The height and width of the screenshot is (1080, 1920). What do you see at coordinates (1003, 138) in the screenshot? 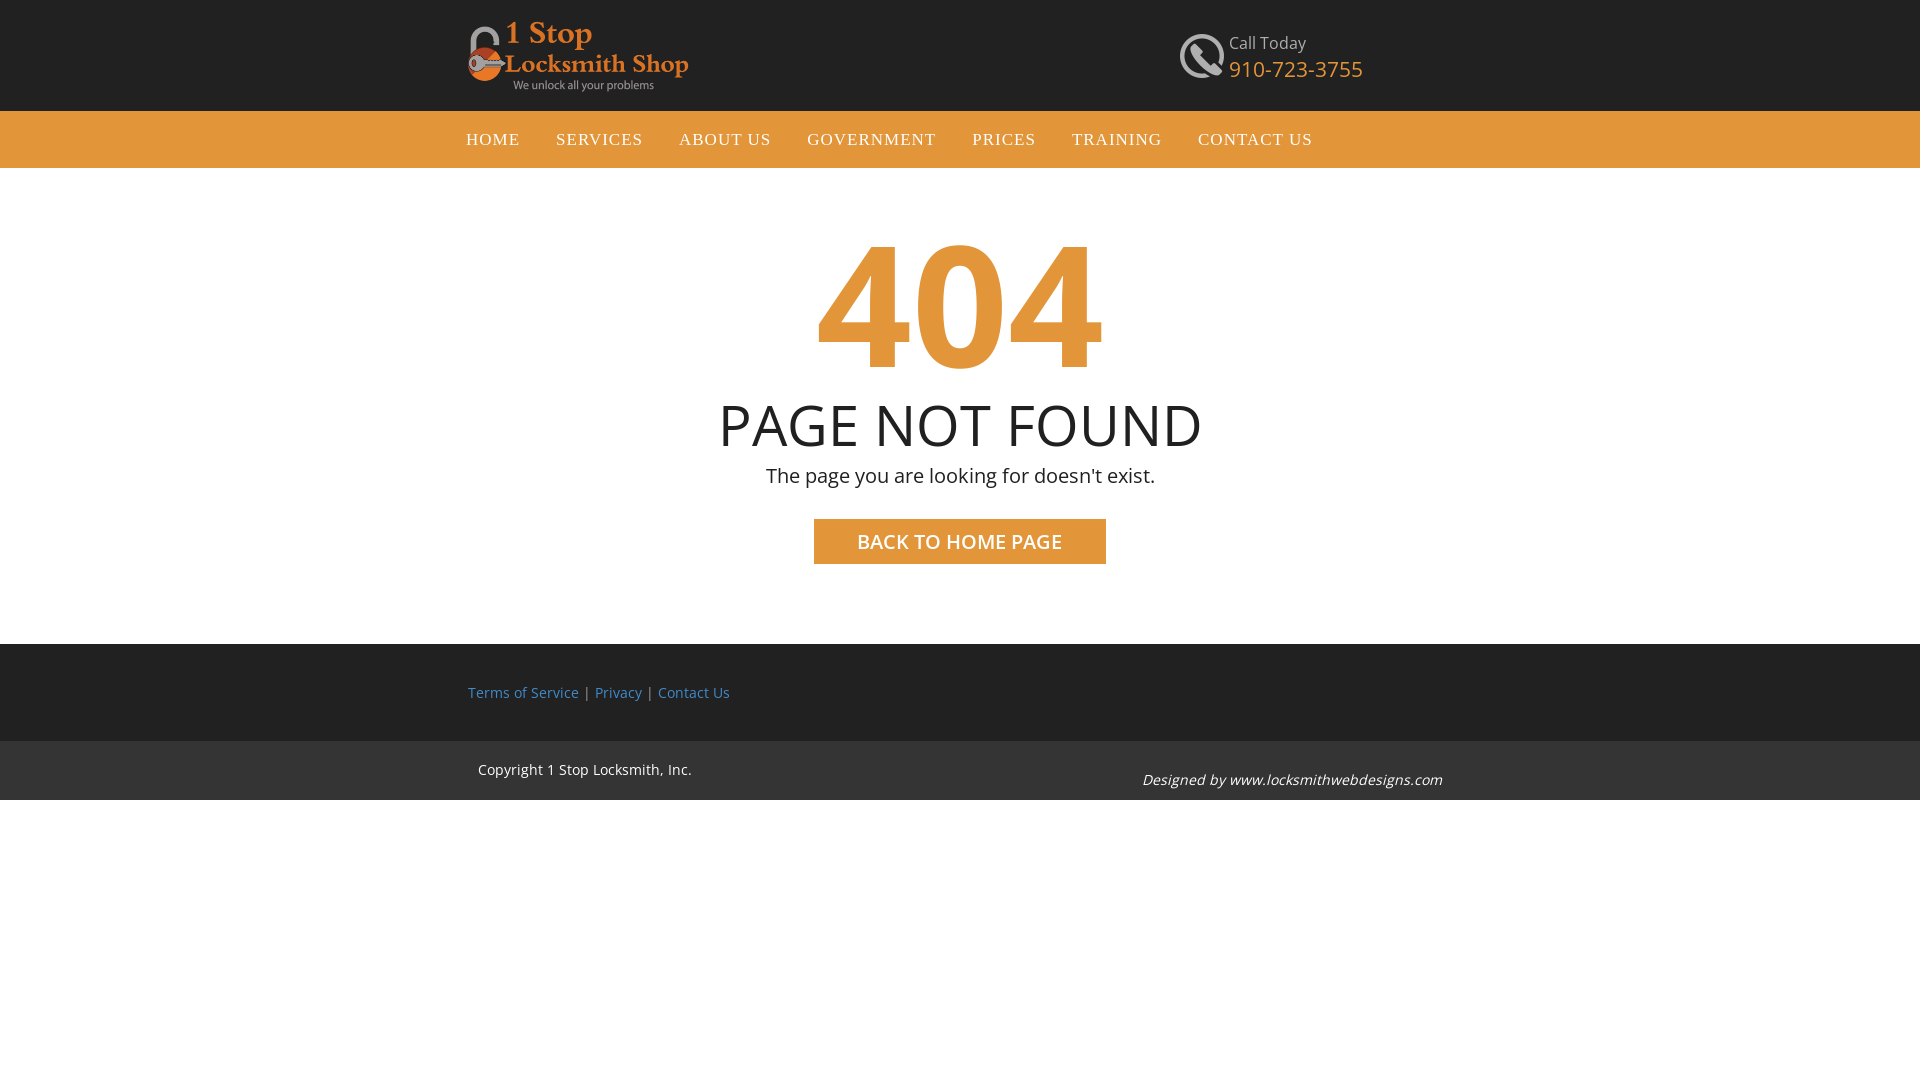
I see `'PRICES'` at bounding box center [1003, 138].